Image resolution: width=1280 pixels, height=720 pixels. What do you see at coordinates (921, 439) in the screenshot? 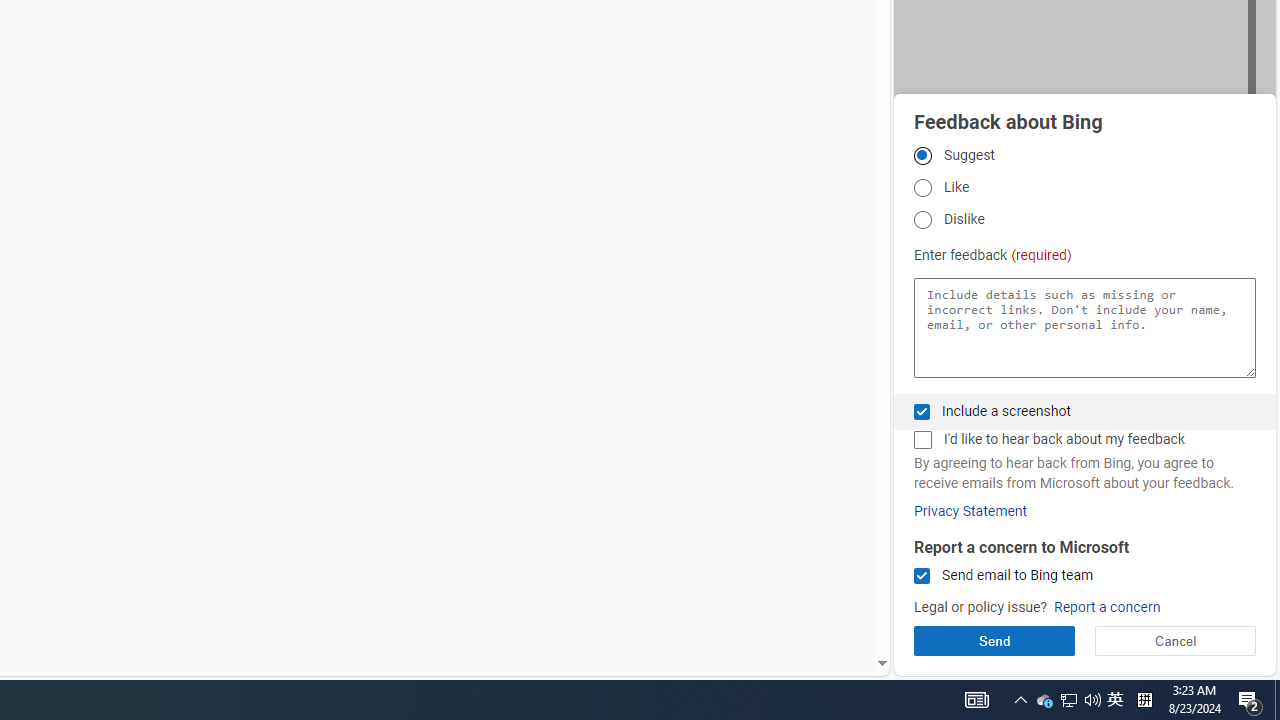
I see `'I'` at bounding box center [921, 439].